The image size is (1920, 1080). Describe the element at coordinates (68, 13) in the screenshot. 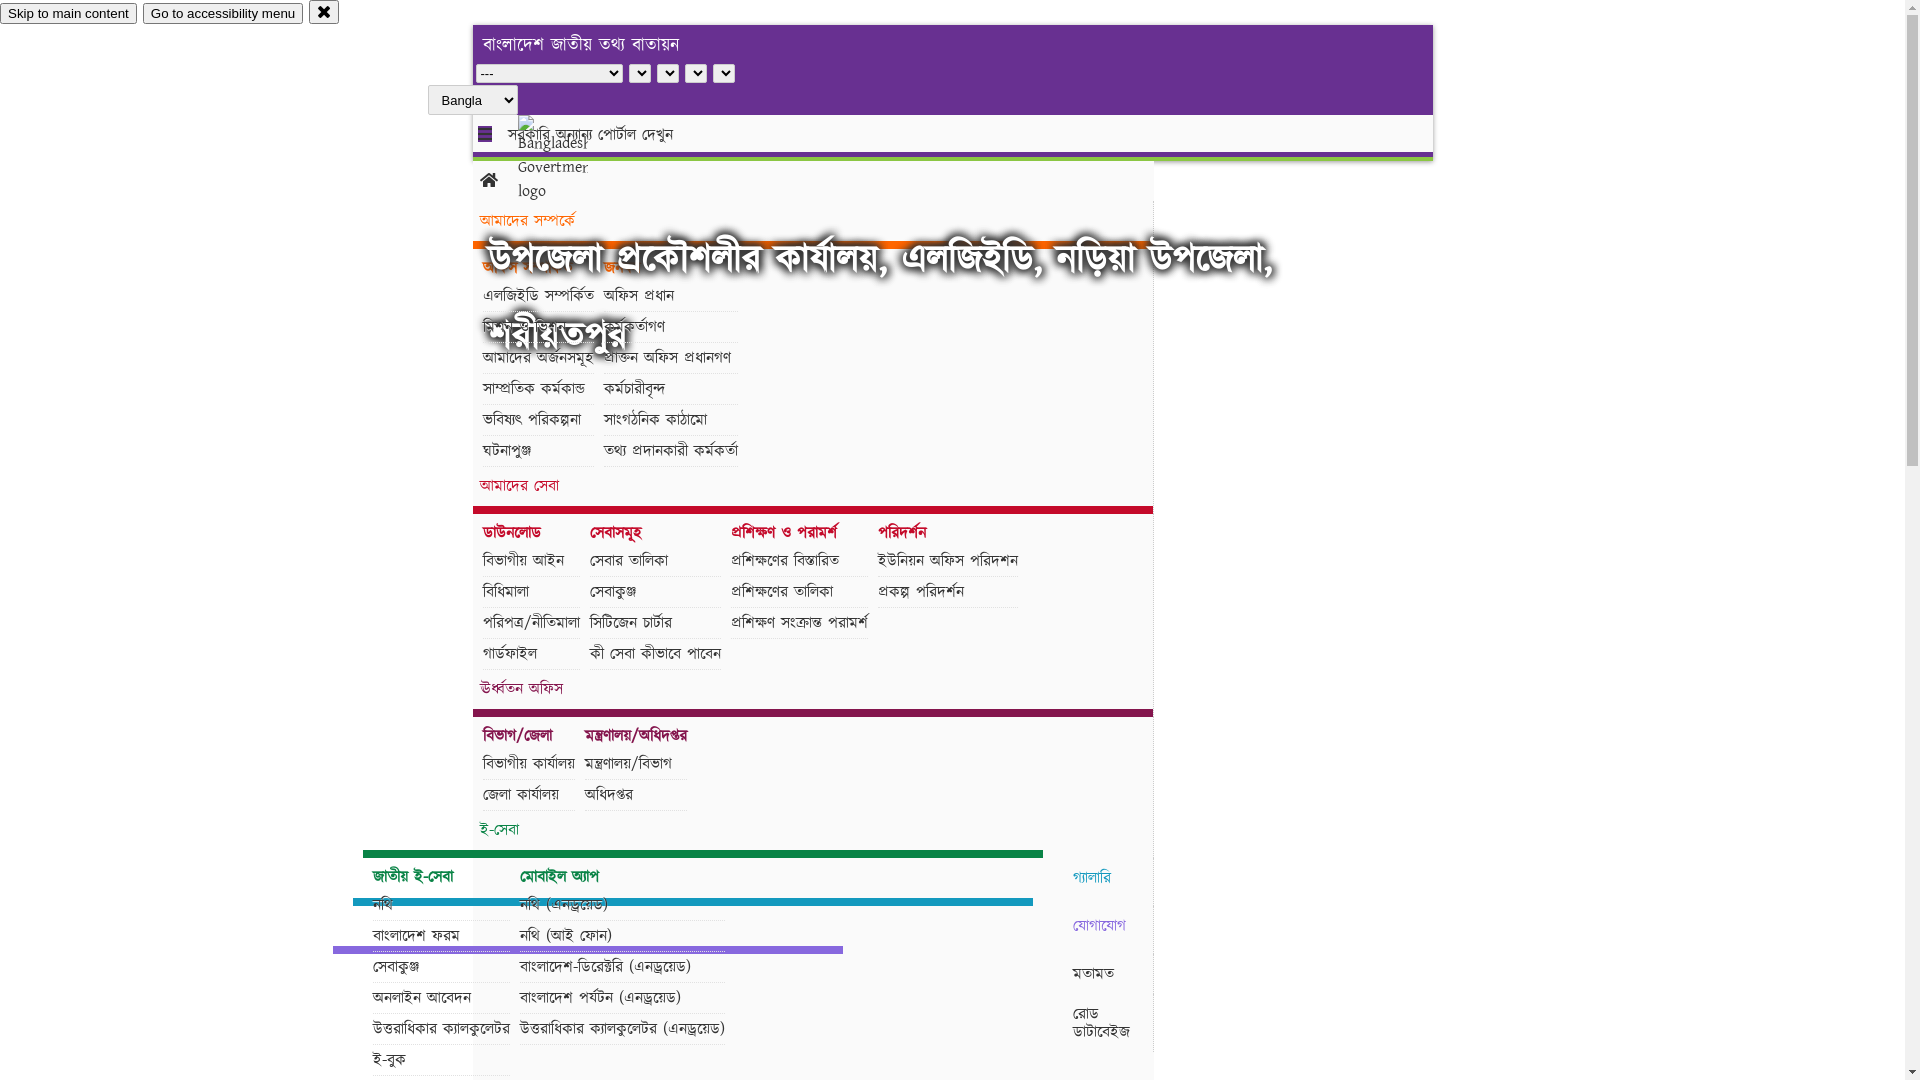

I see `'Skip to main content'` at that location.